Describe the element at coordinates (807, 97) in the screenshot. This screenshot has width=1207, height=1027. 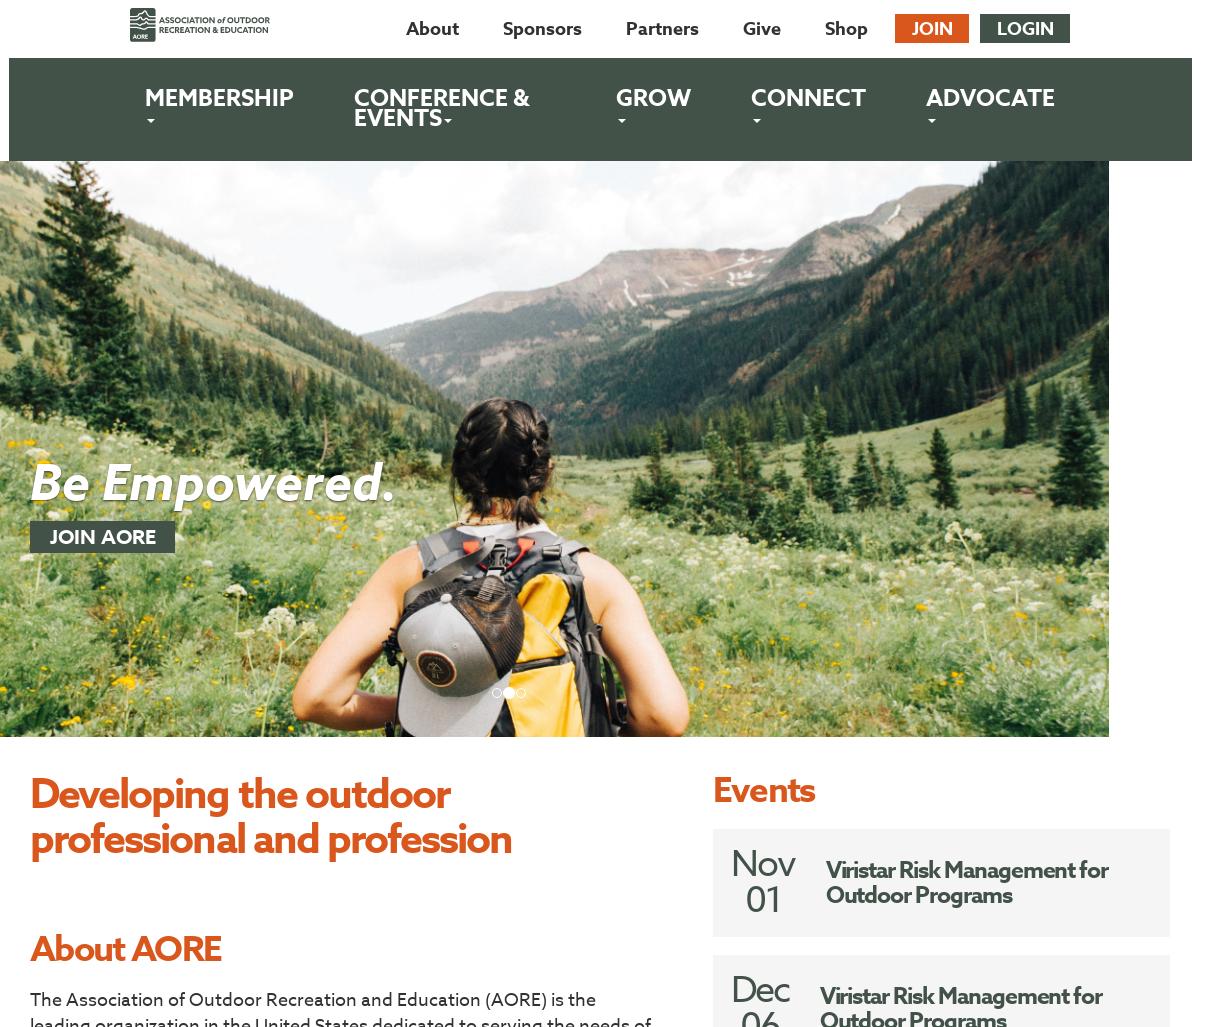
I see `'Connect'` at that location.